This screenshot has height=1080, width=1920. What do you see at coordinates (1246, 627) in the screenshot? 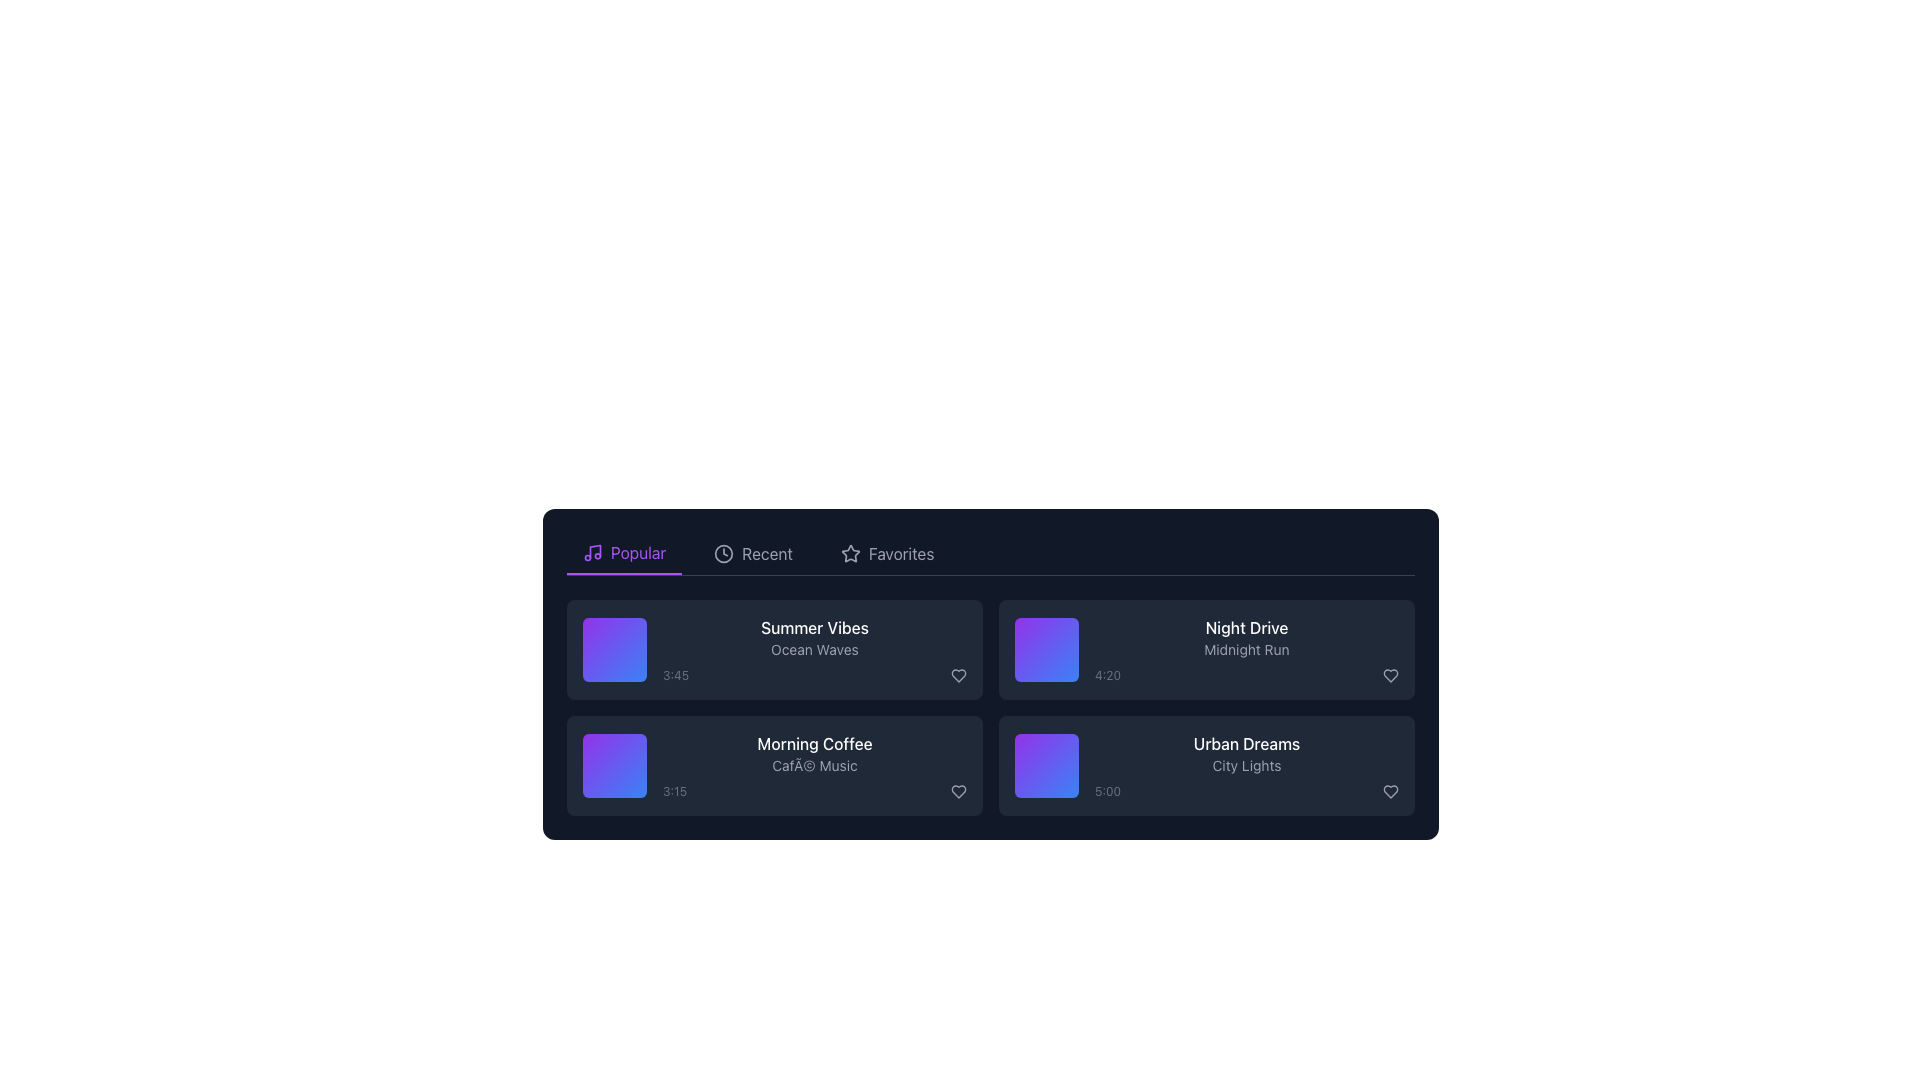
I see `the white text label reading 'Night Drive' located at the top-right section of the playlist card` at bounding box center [1246, 627].